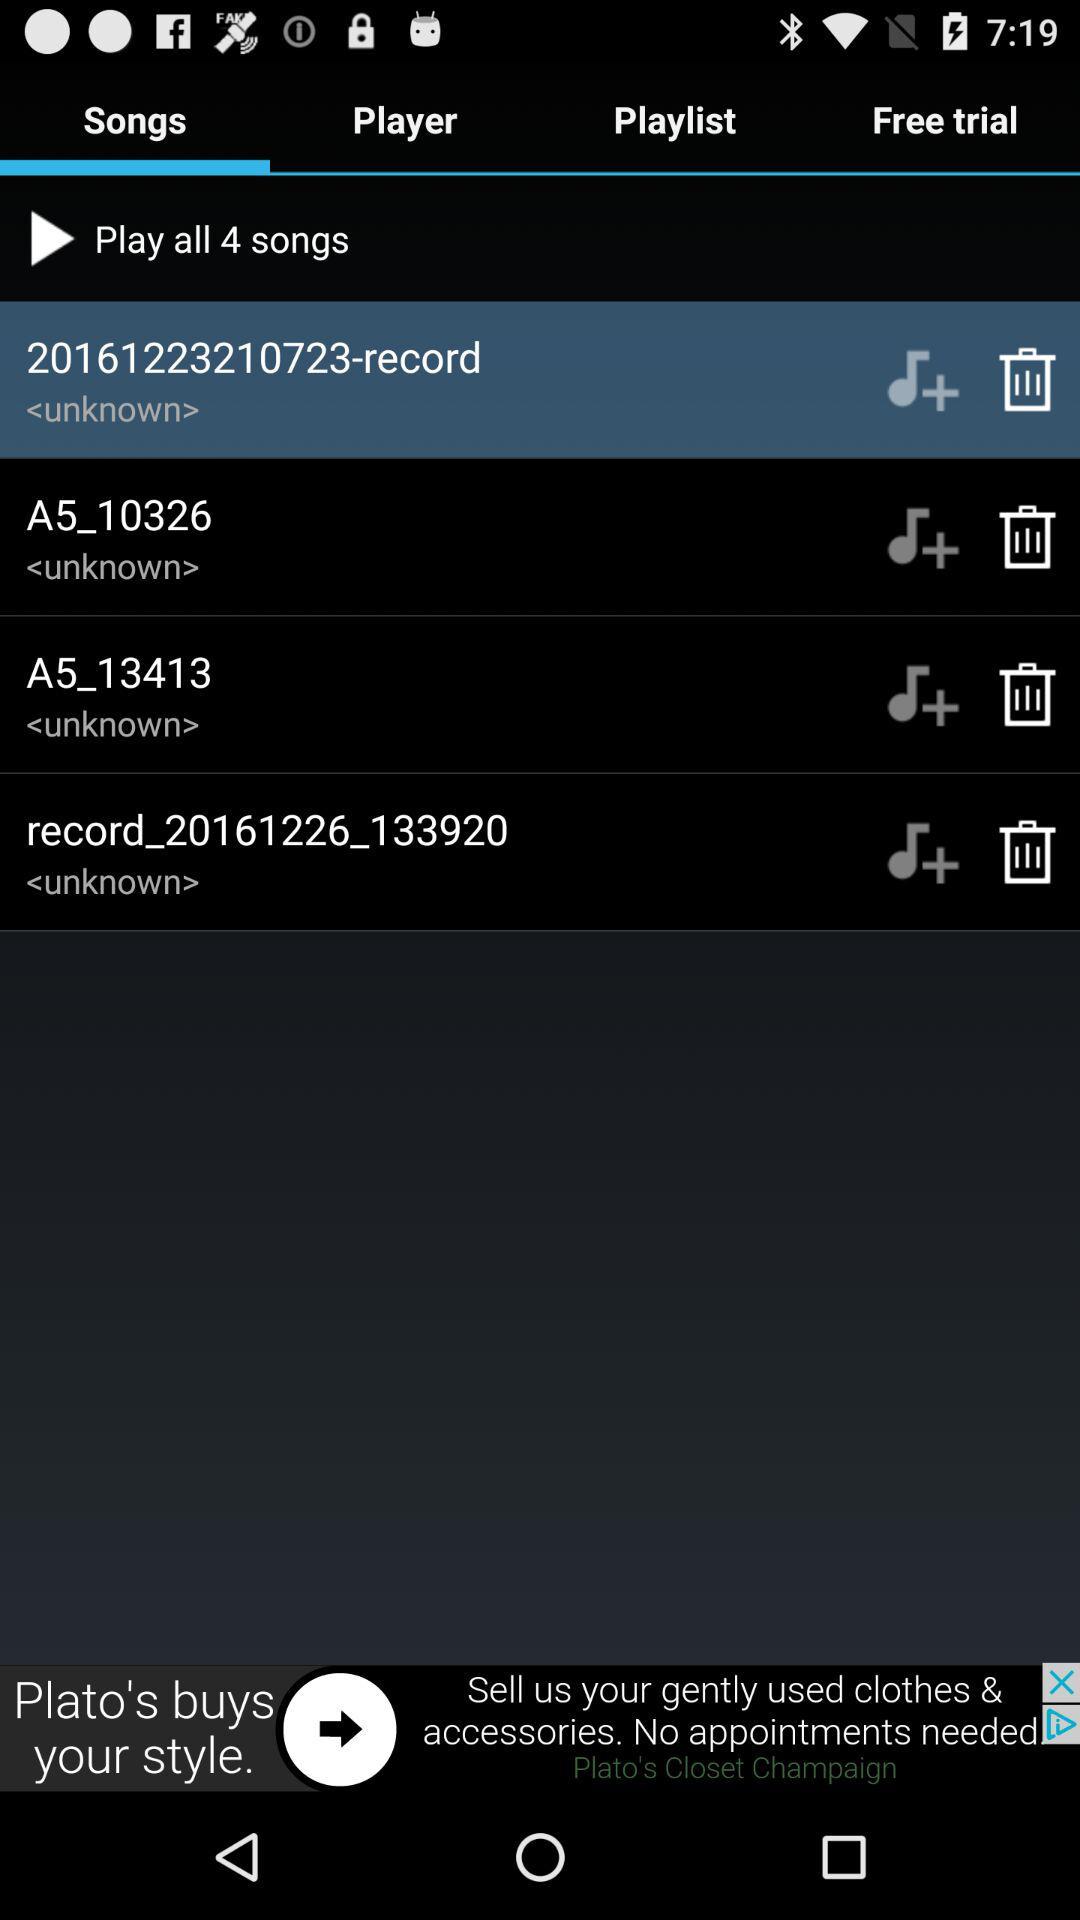  Describe the element at coordinates (922, 537) in the screenshot. I see `play` at that location.